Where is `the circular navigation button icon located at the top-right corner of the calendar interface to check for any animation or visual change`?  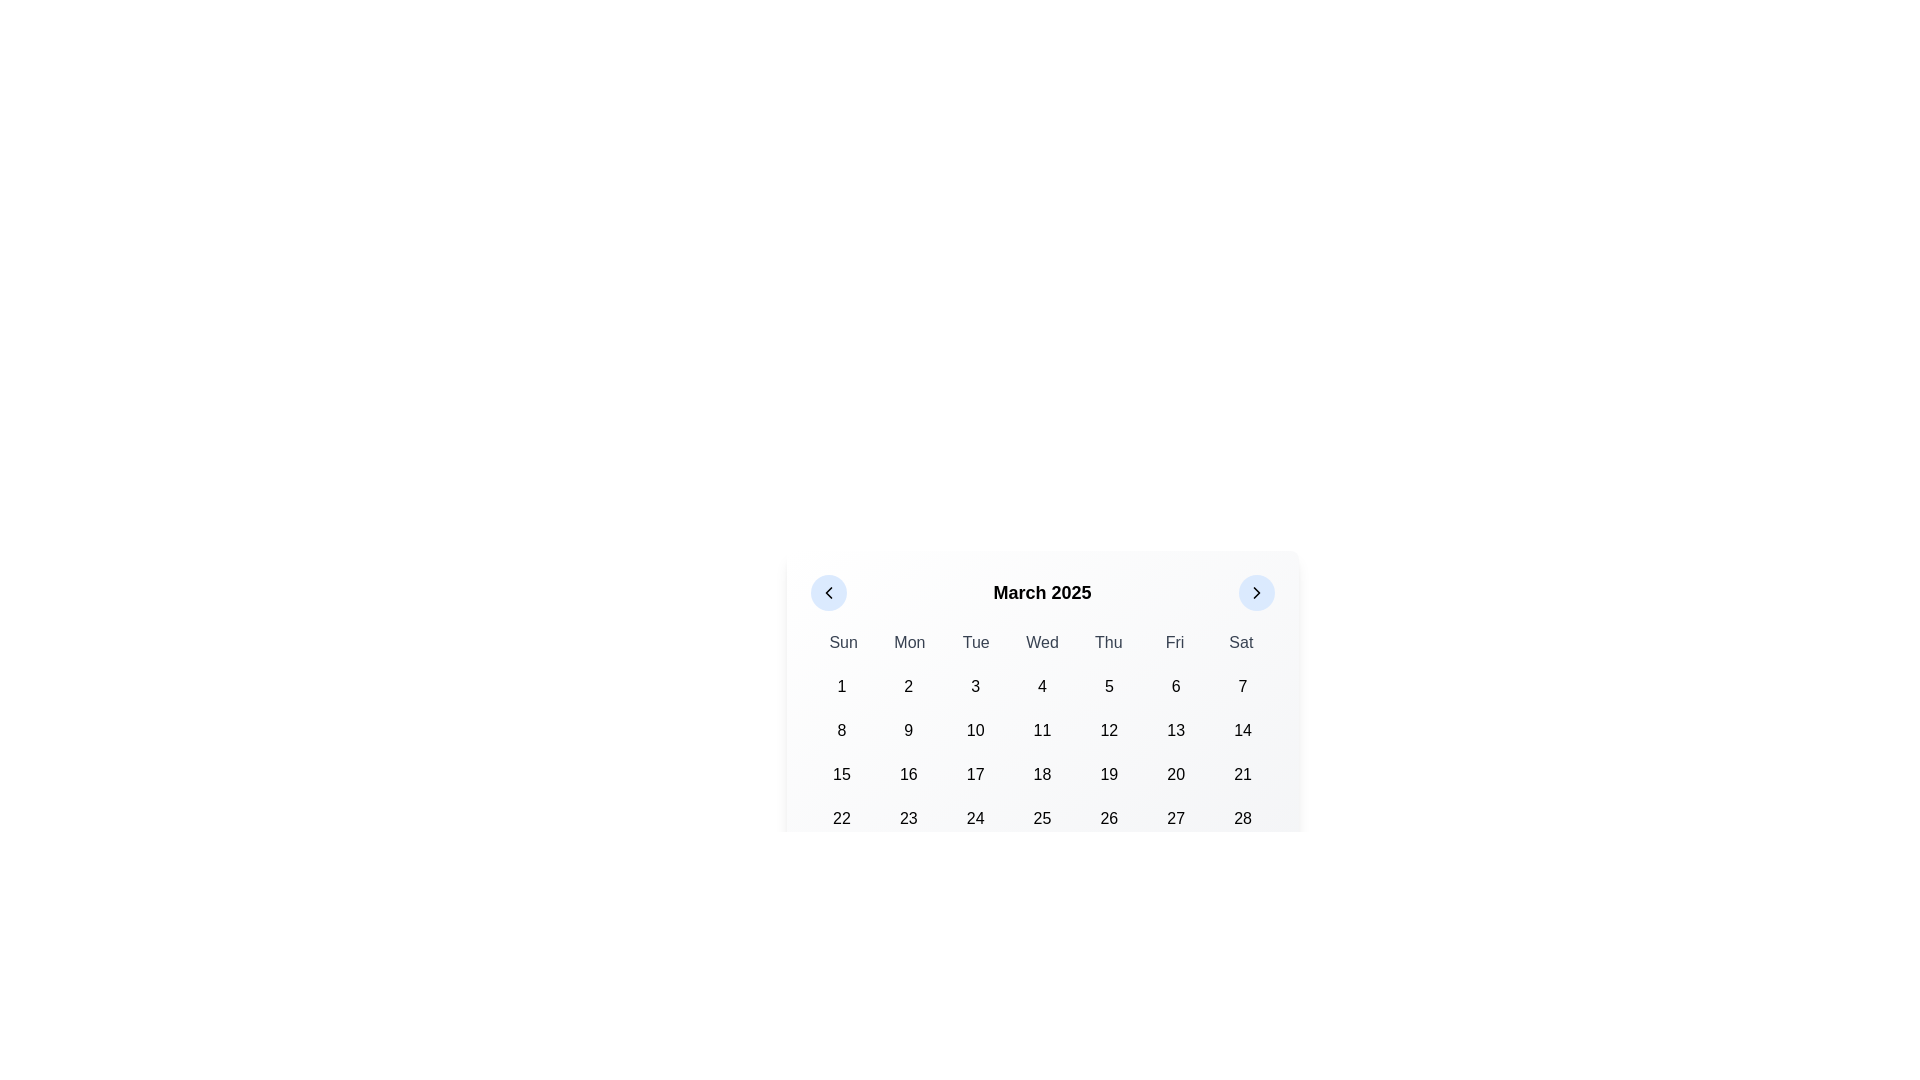 the circular navigation button icon located at the top-right corner of the calendar interface to check for any animation or visual change is located at coordinates (1255, 592).